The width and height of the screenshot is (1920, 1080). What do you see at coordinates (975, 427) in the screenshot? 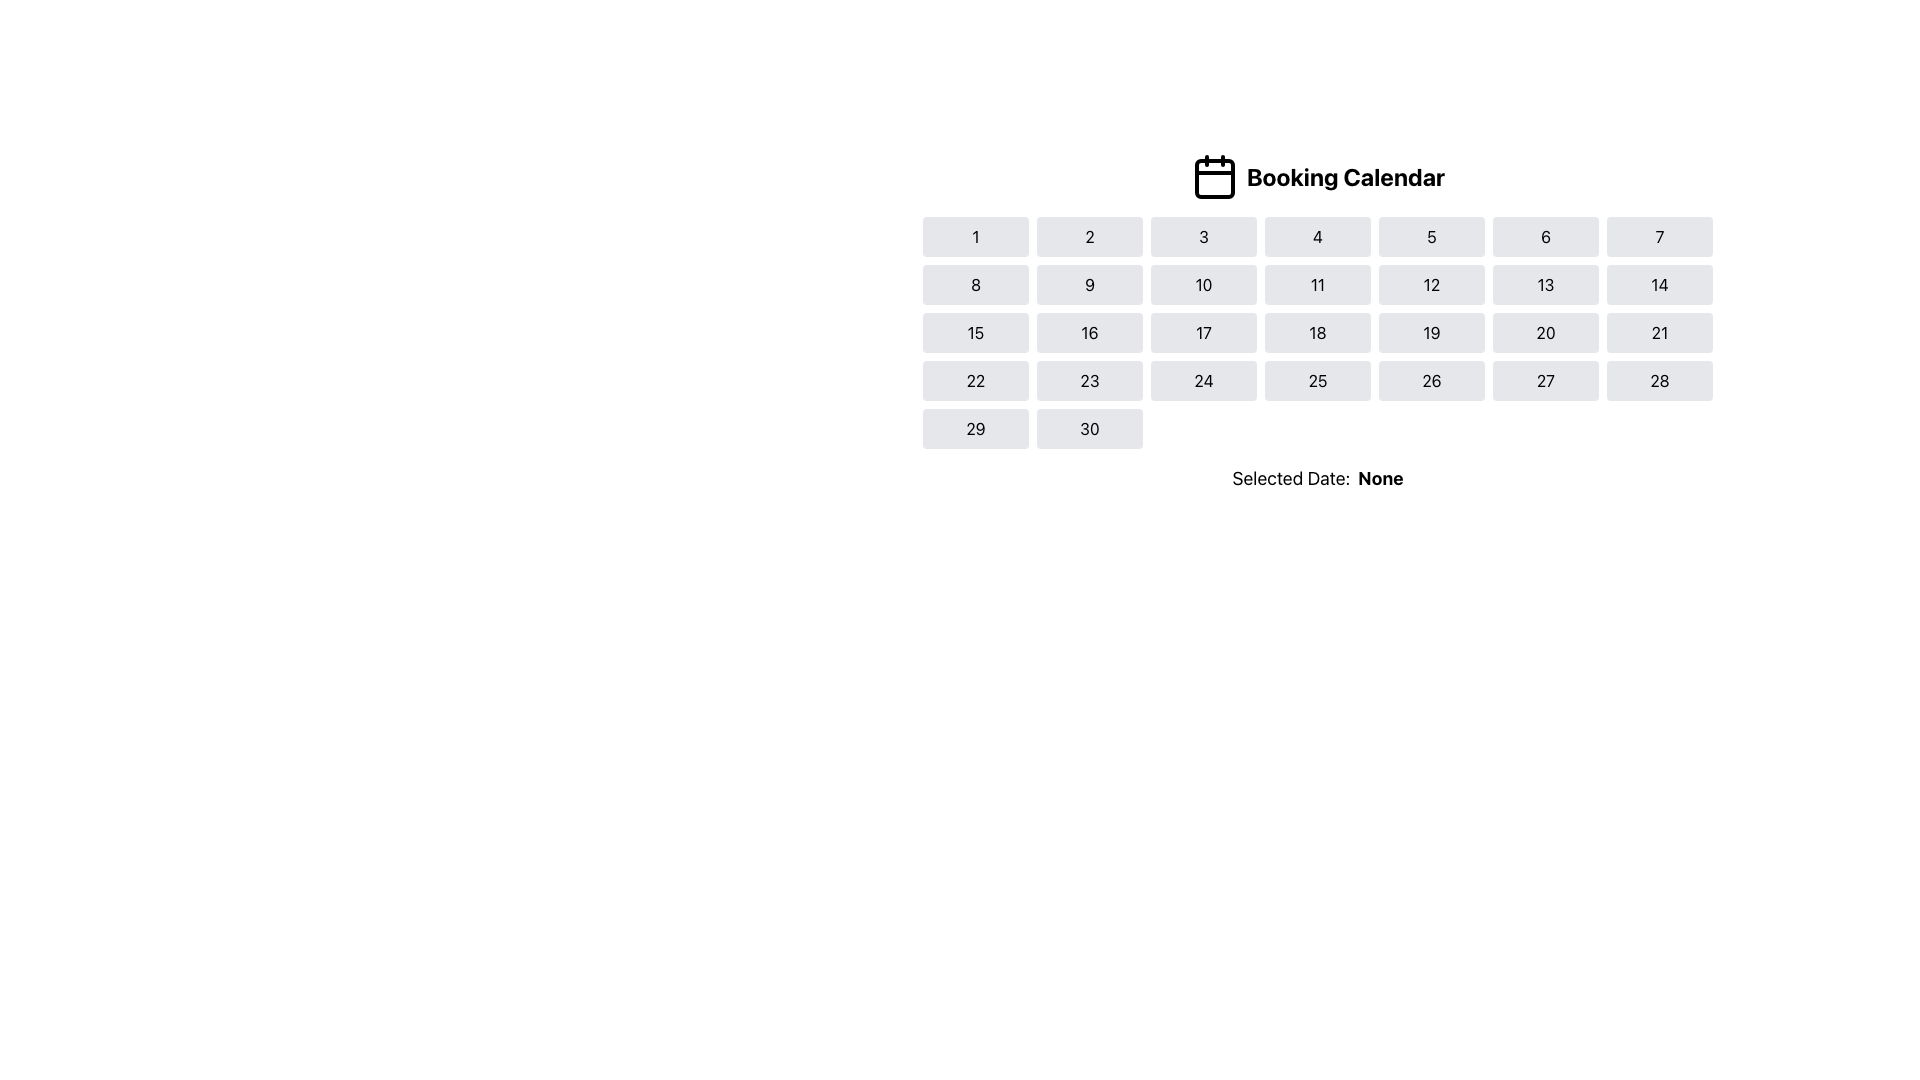
I see `the button labeled '29'` at bounding box center [975, 427].